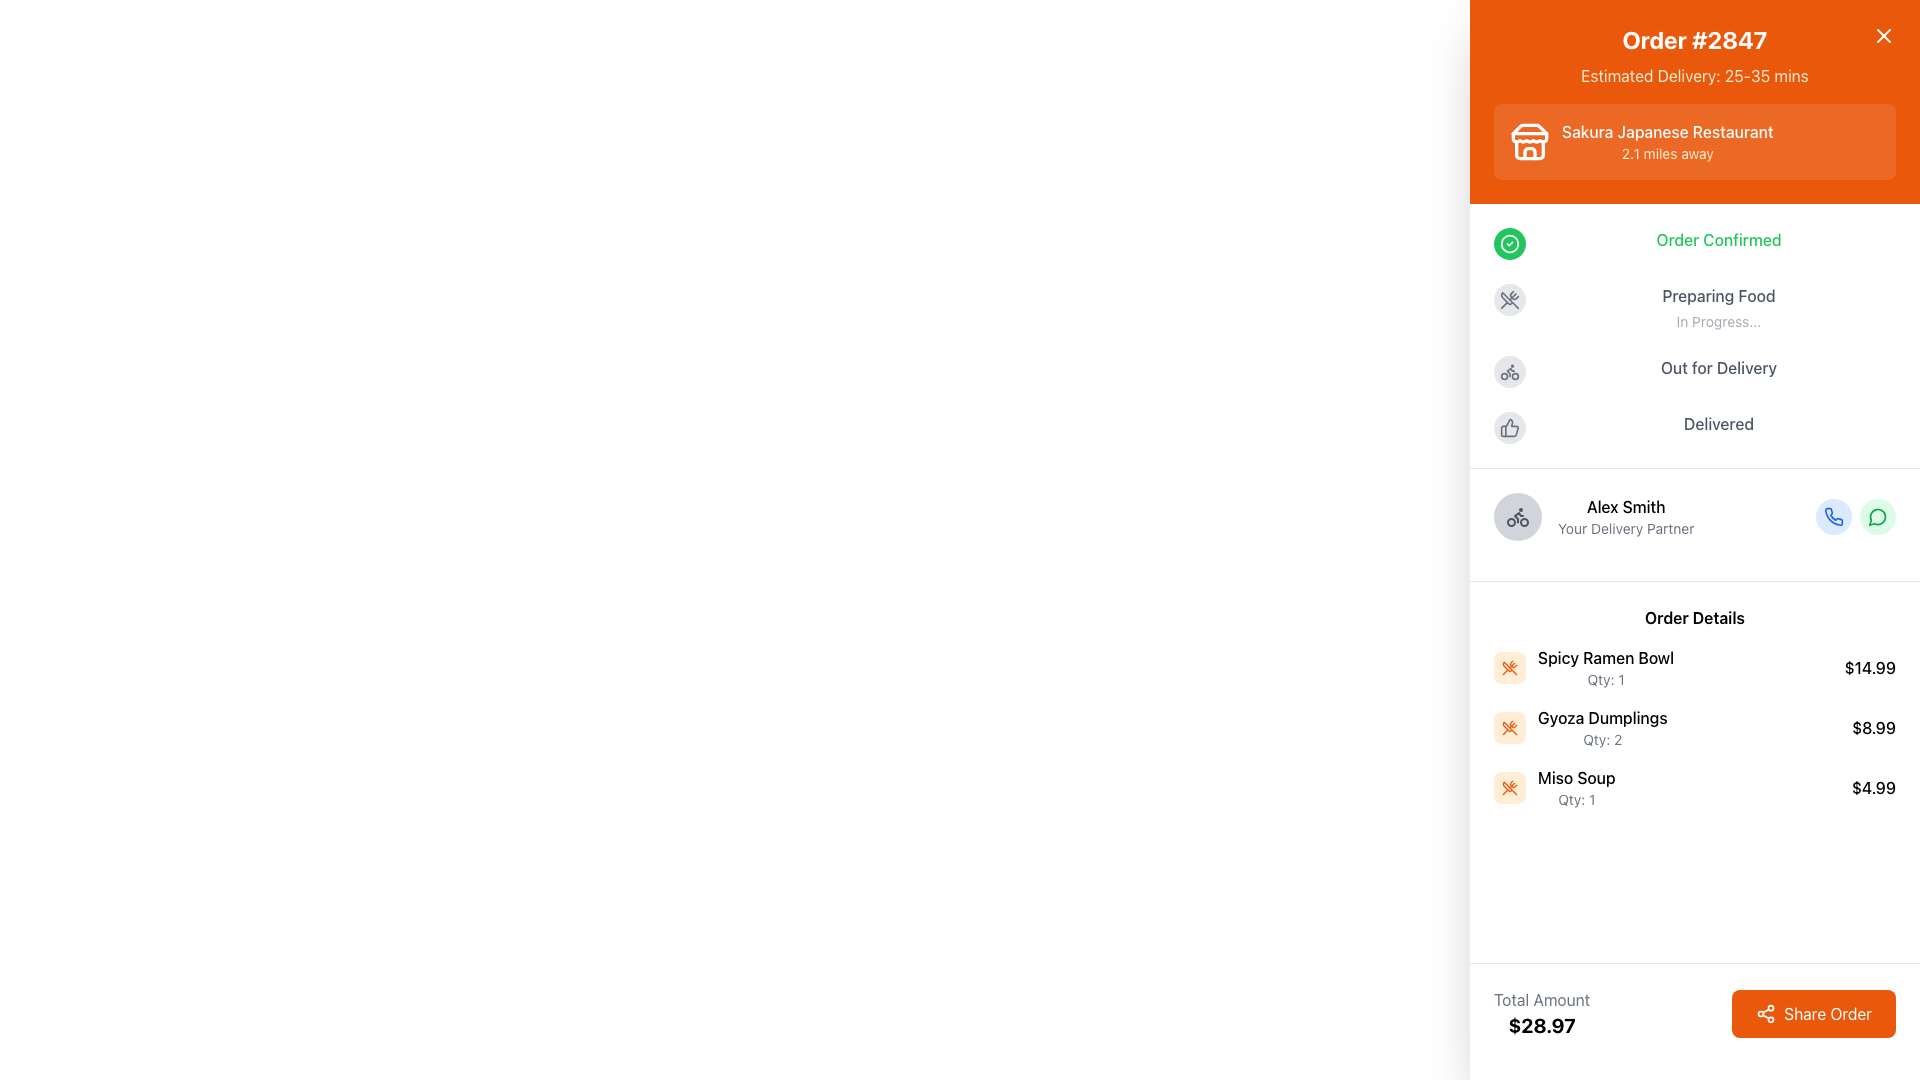 The height and width of the screenshot is (1080, 1920). What do you see at coordinates (1693, 334) in the screenshot?
I see `the Status tracker list located in the right sidebar near the center vertically to interpret the order progress` at bounding box center [1693, 334].